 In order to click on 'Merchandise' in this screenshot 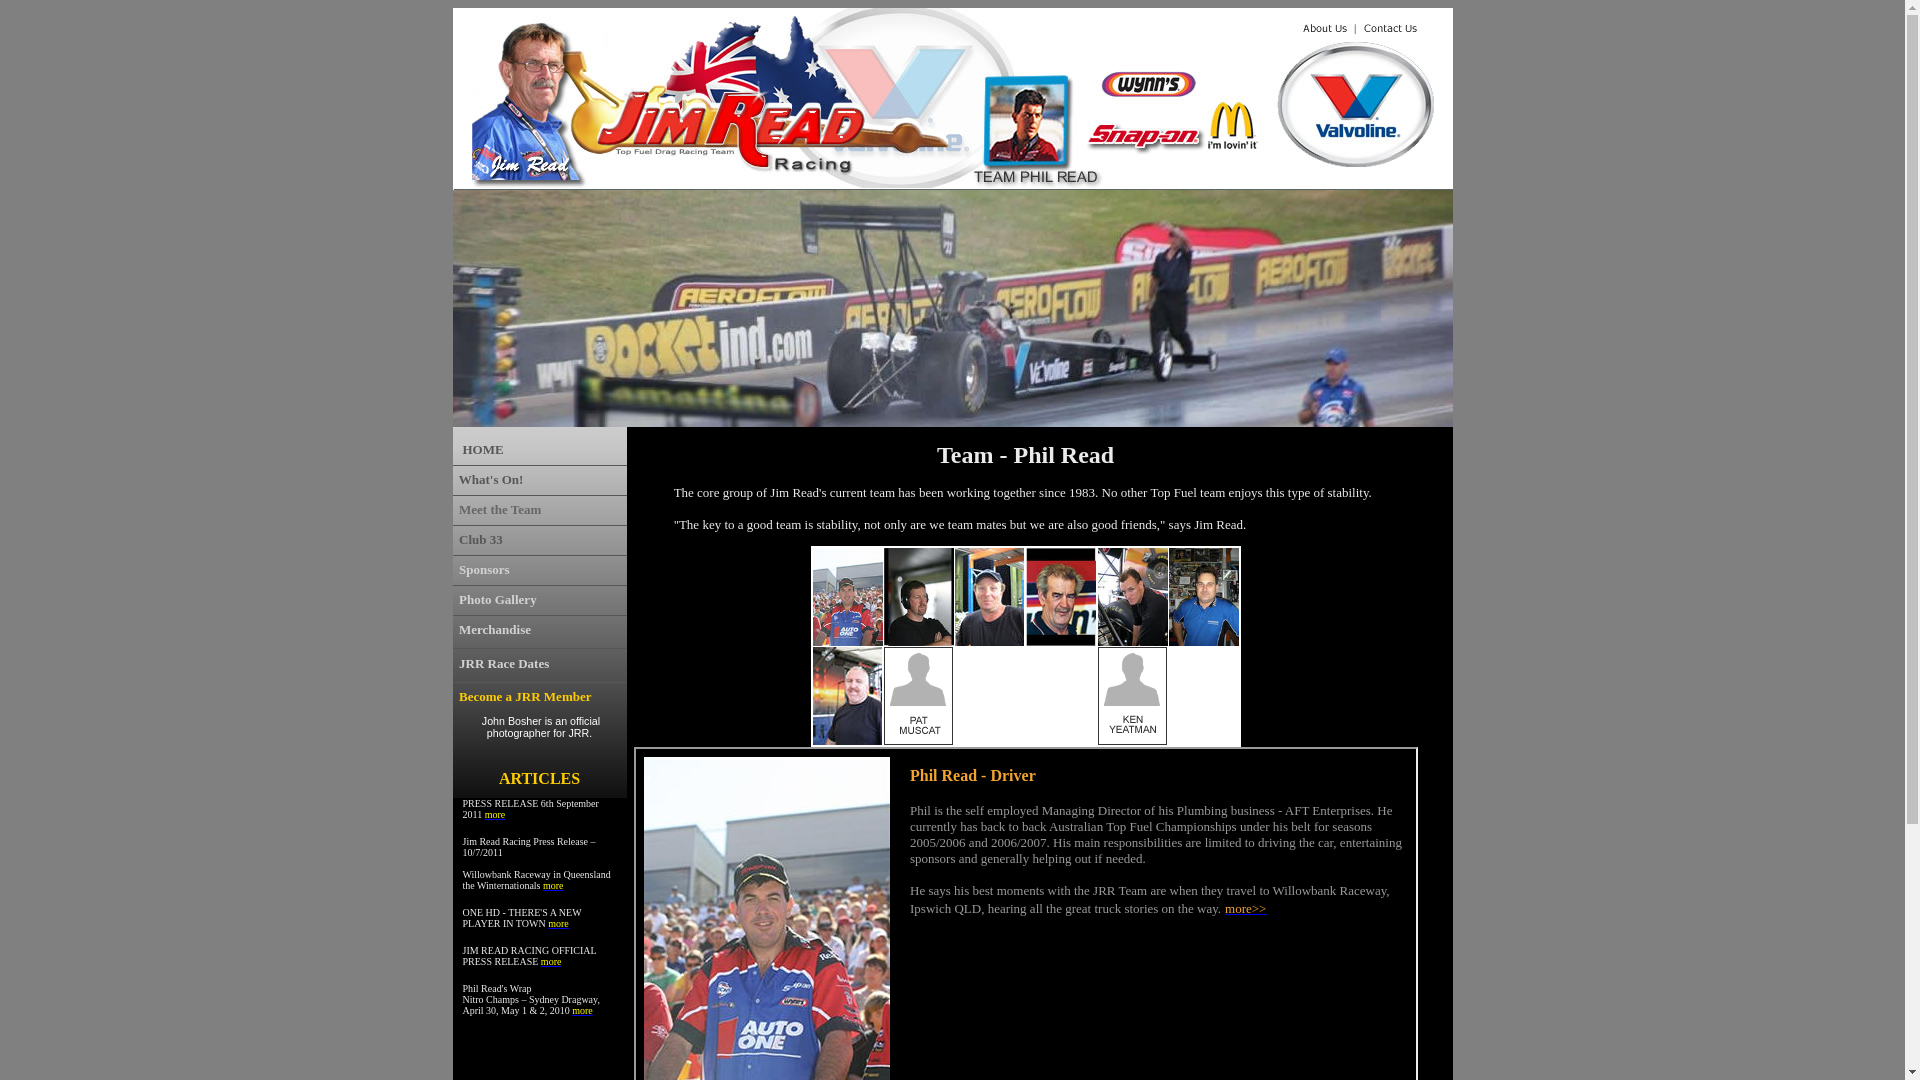, I will do `click(494, 628)`.